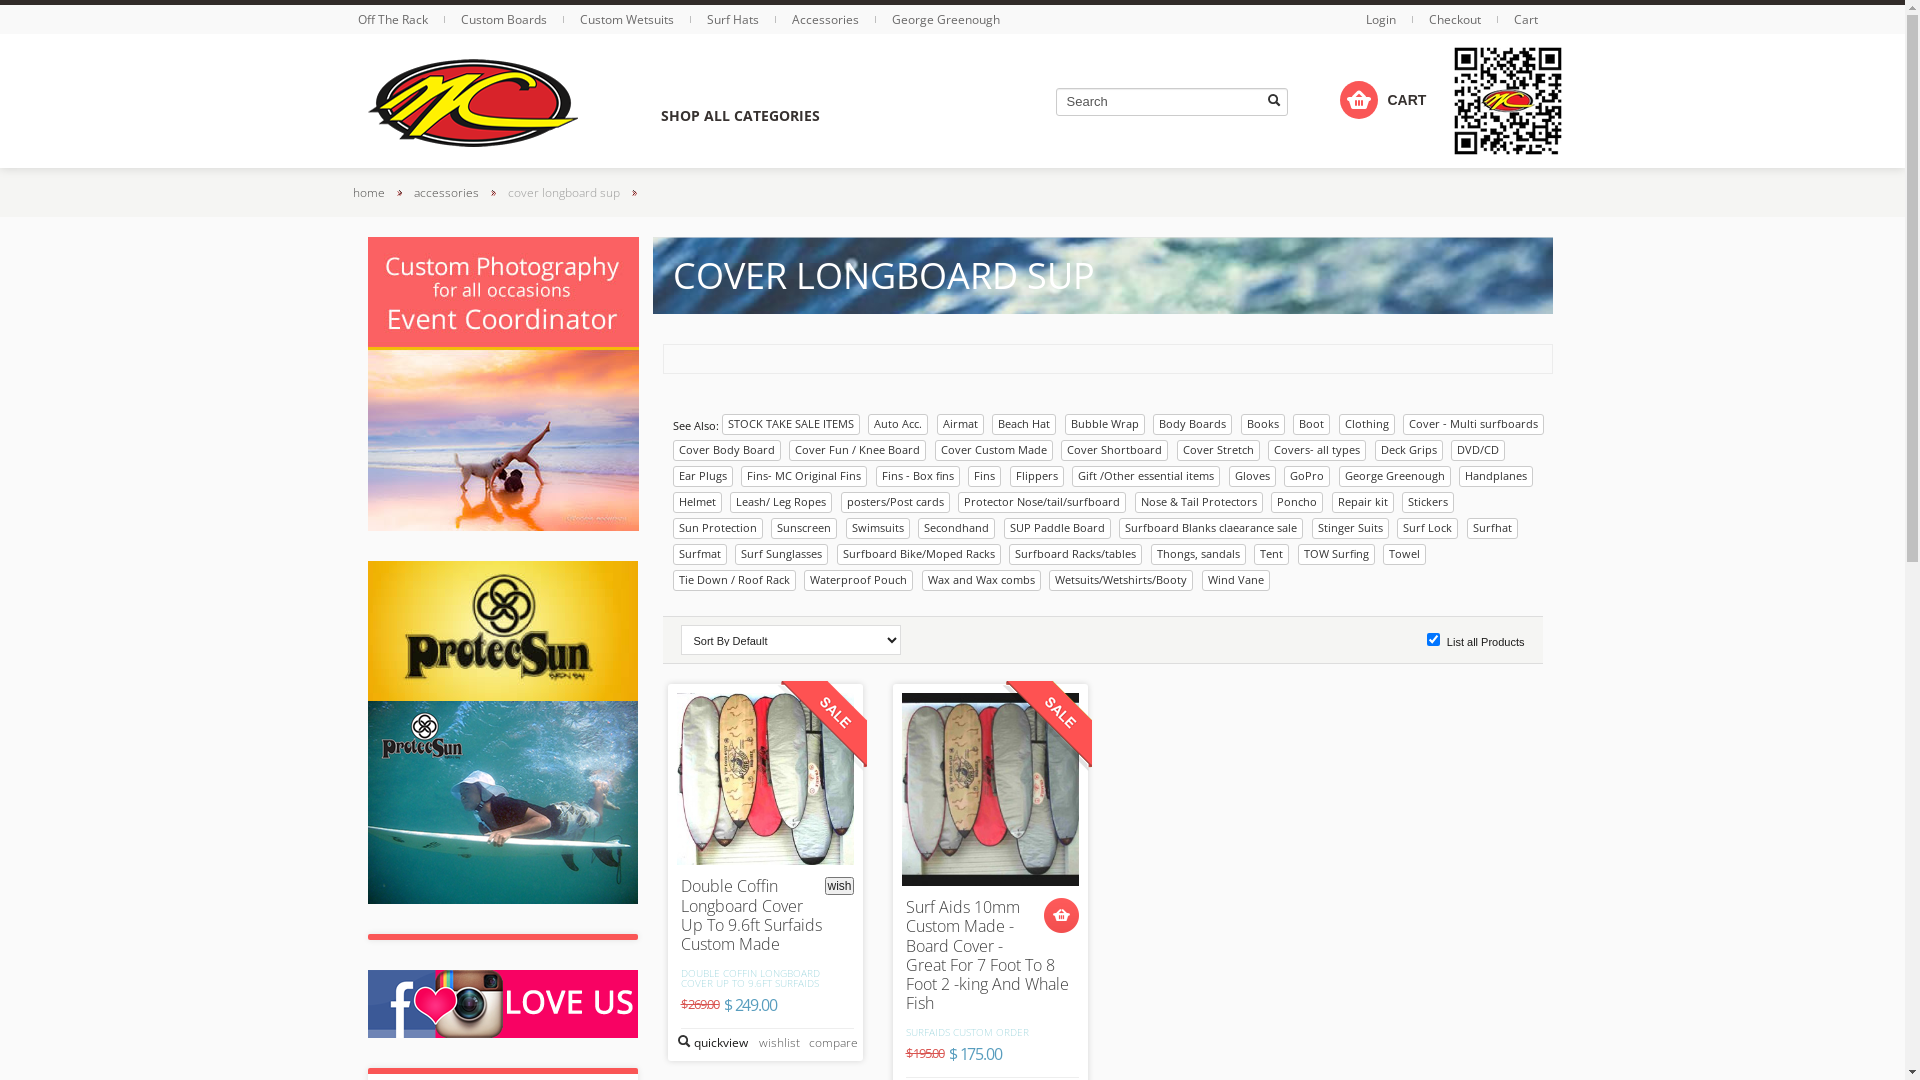 This screenshot has width=1920, height=1080. I want to click on 'Surfboard Bike/Moped Racks', so click(916, 554).